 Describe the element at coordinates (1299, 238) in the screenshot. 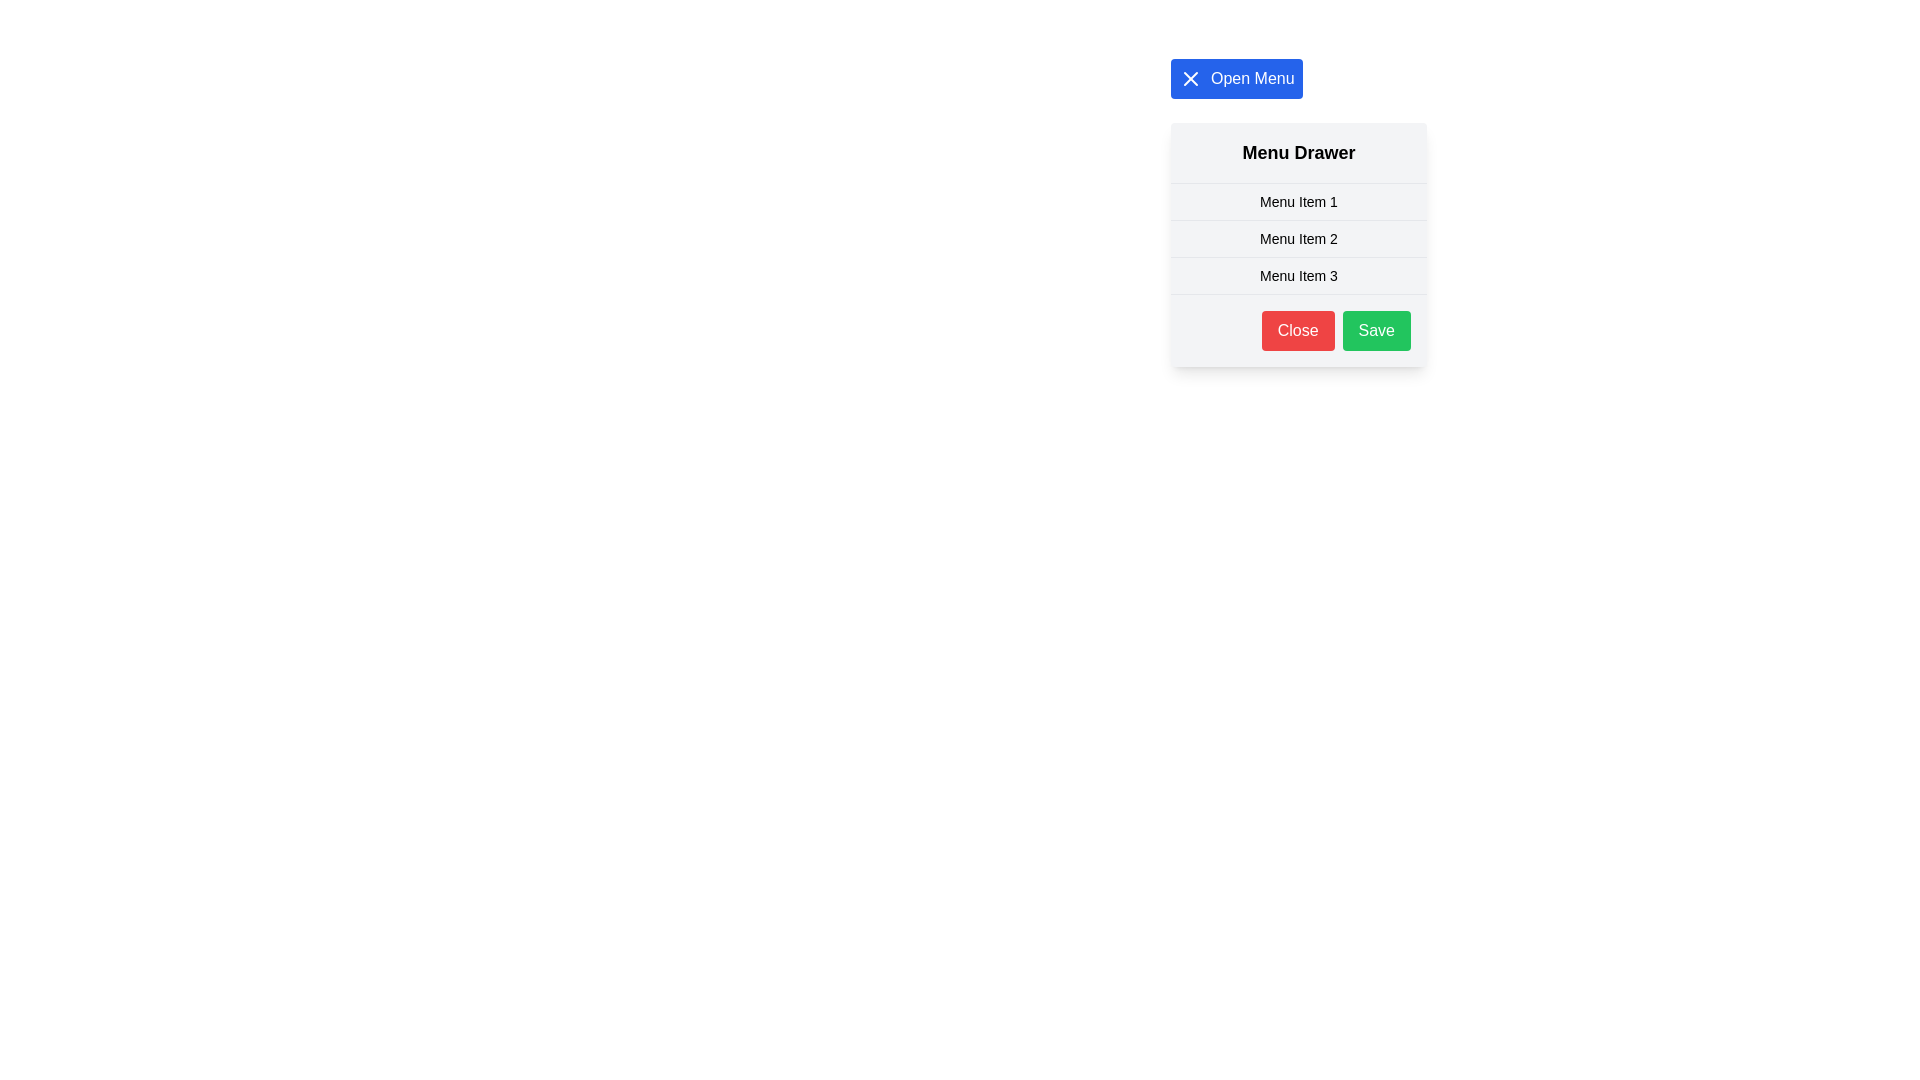

I see `the text label 'Menu Item 2' located in the 'Menu Drawer', which is styled with padding and a bottom border, positioned centrally between 'Menu Item 1' and 'Menu Item 3'` at that location.